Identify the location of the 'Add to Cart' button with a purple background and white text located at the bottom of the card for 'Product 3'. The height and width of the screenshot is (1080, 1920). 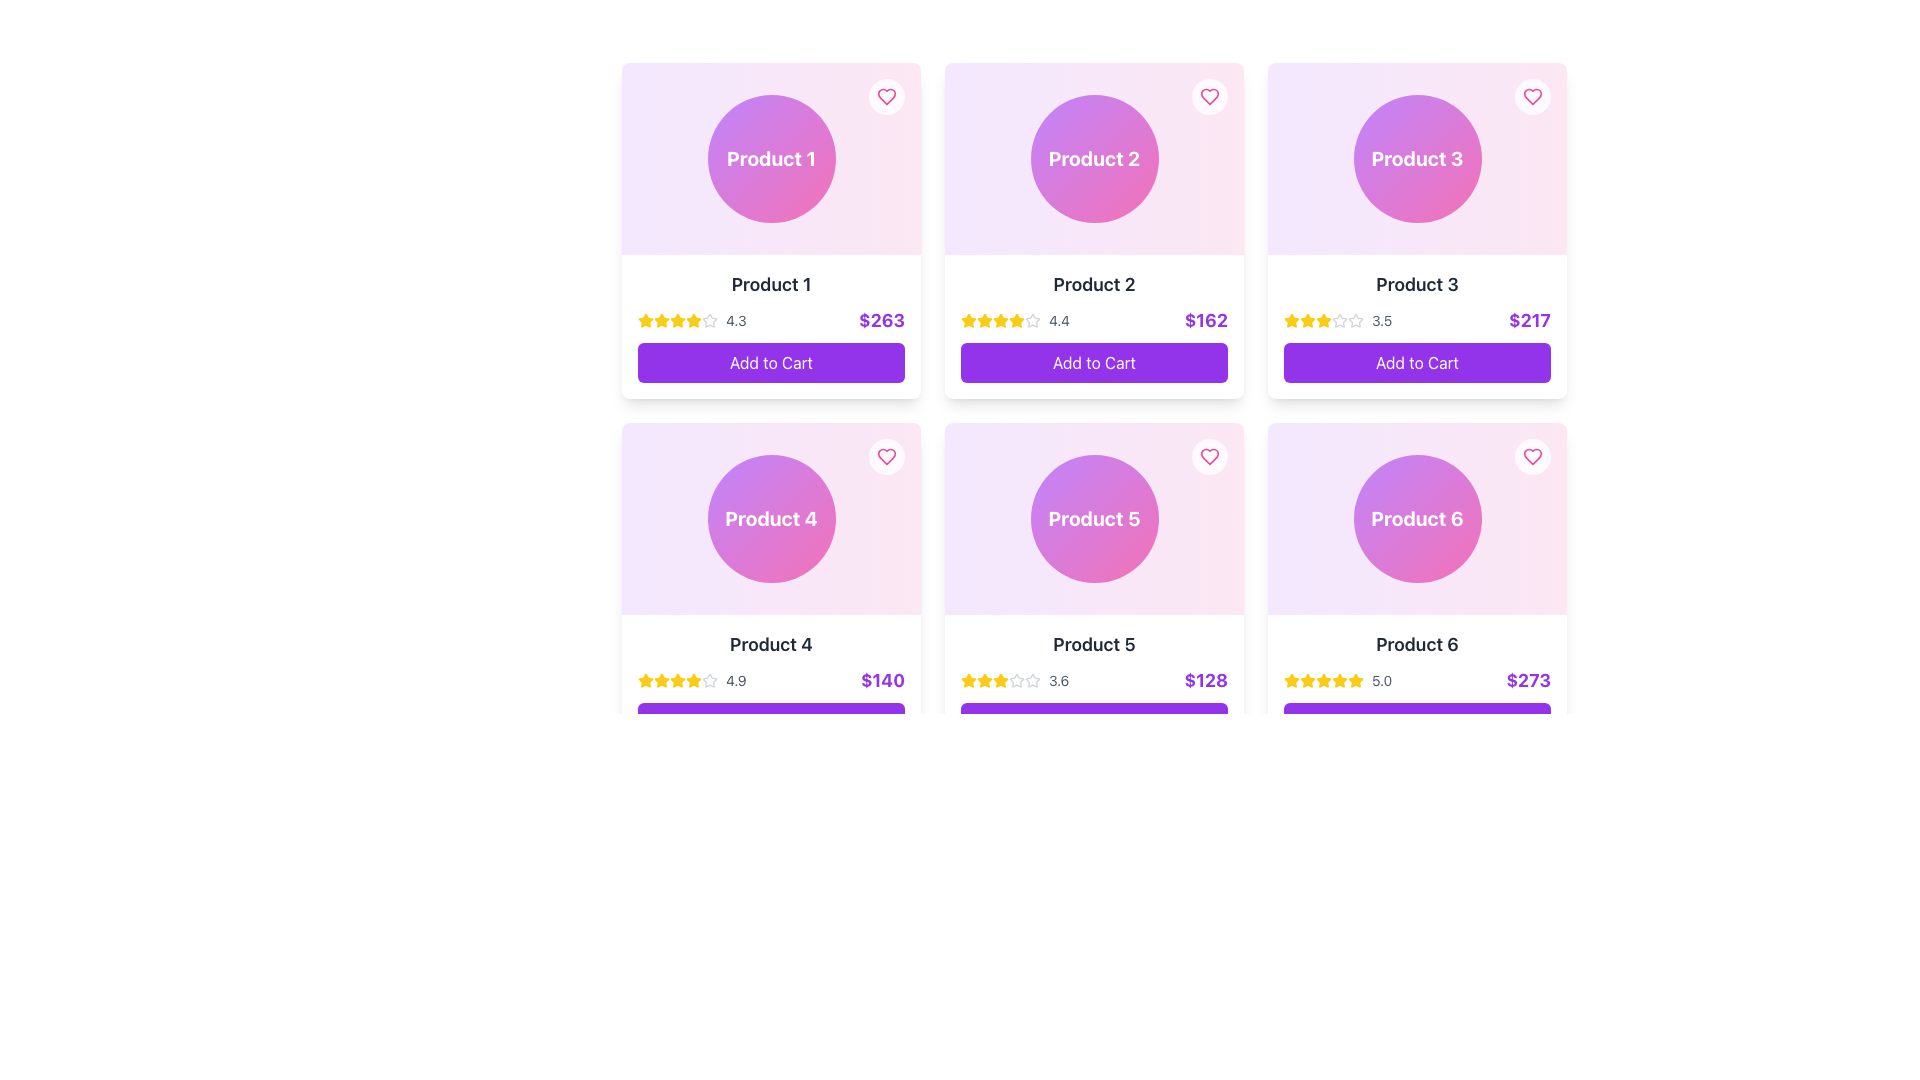
(1416, 362).